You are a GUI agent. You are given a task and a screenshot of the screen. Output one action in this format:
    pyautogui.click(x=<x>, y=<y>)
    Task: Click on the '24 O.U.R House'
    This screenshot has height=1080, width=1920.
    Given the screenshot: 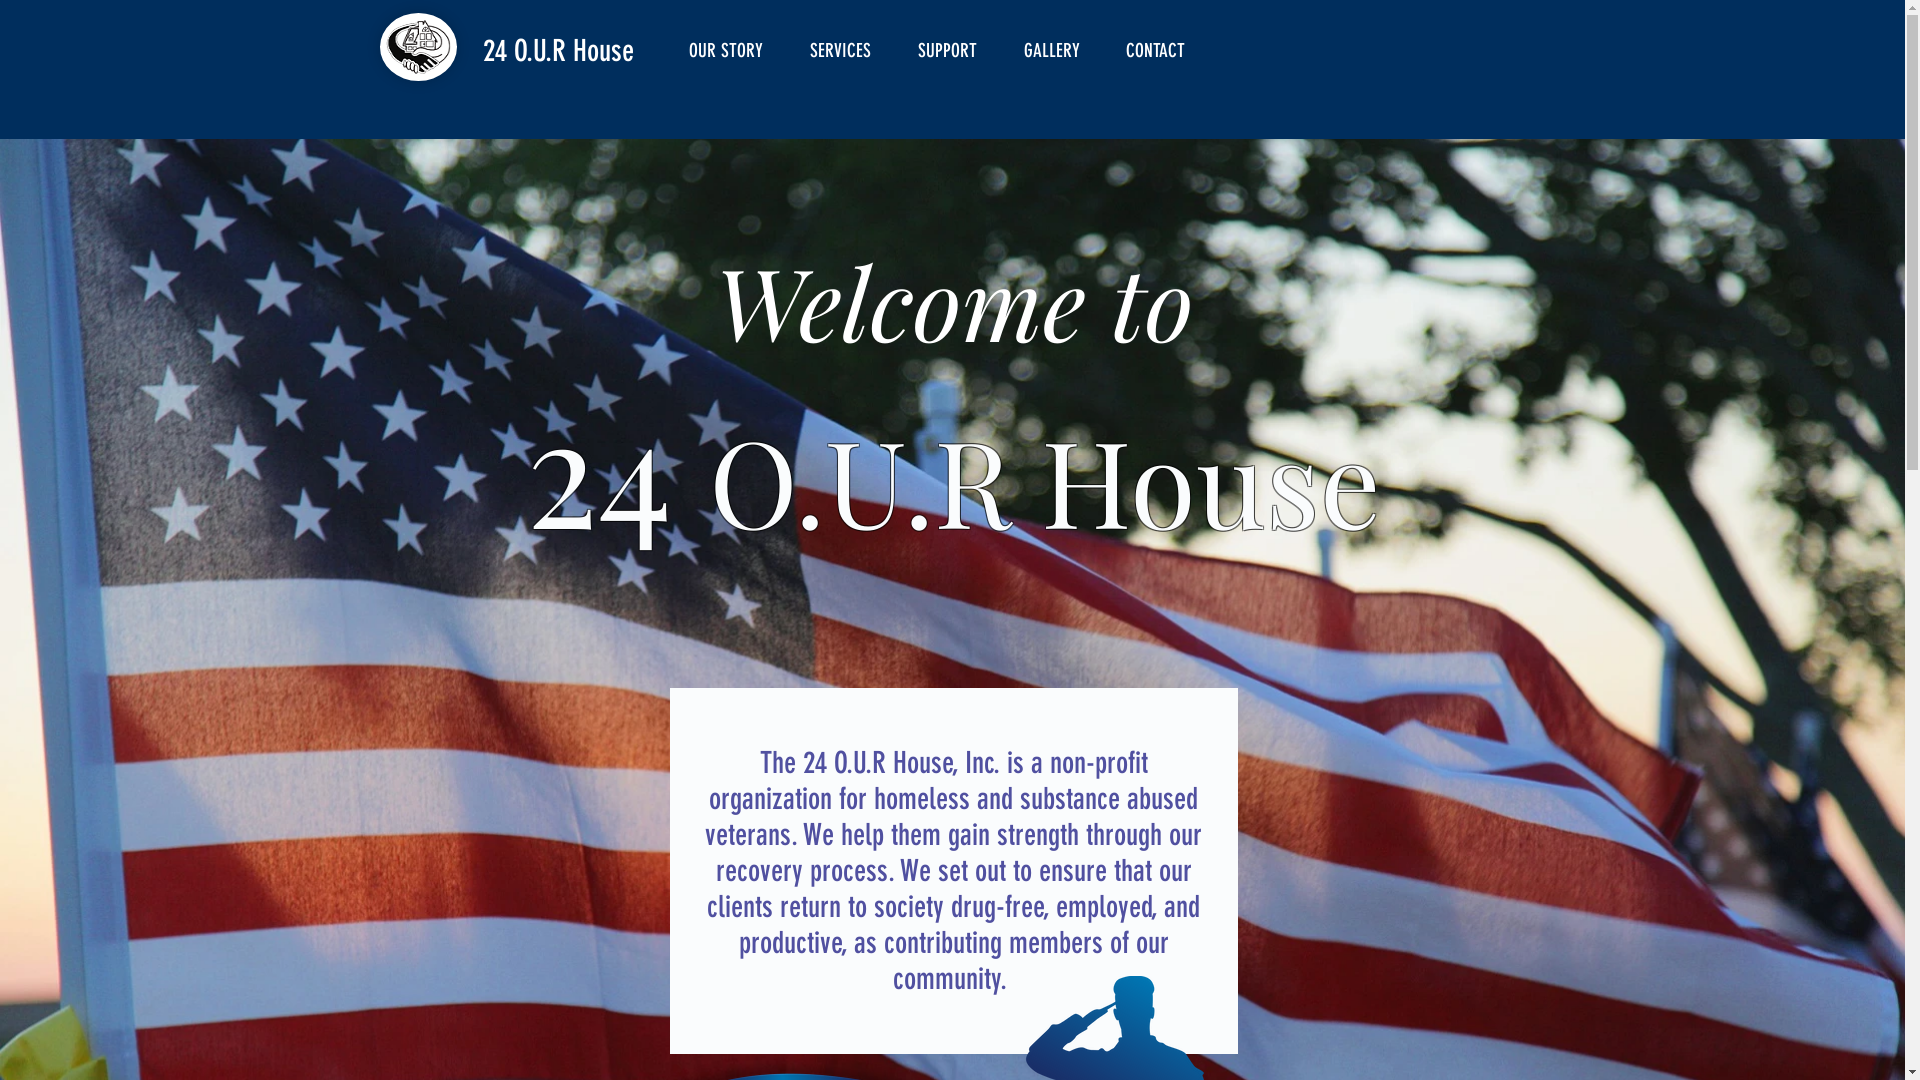 What is the action you would take?
    pyautogui.click(x=557, y=49)
    